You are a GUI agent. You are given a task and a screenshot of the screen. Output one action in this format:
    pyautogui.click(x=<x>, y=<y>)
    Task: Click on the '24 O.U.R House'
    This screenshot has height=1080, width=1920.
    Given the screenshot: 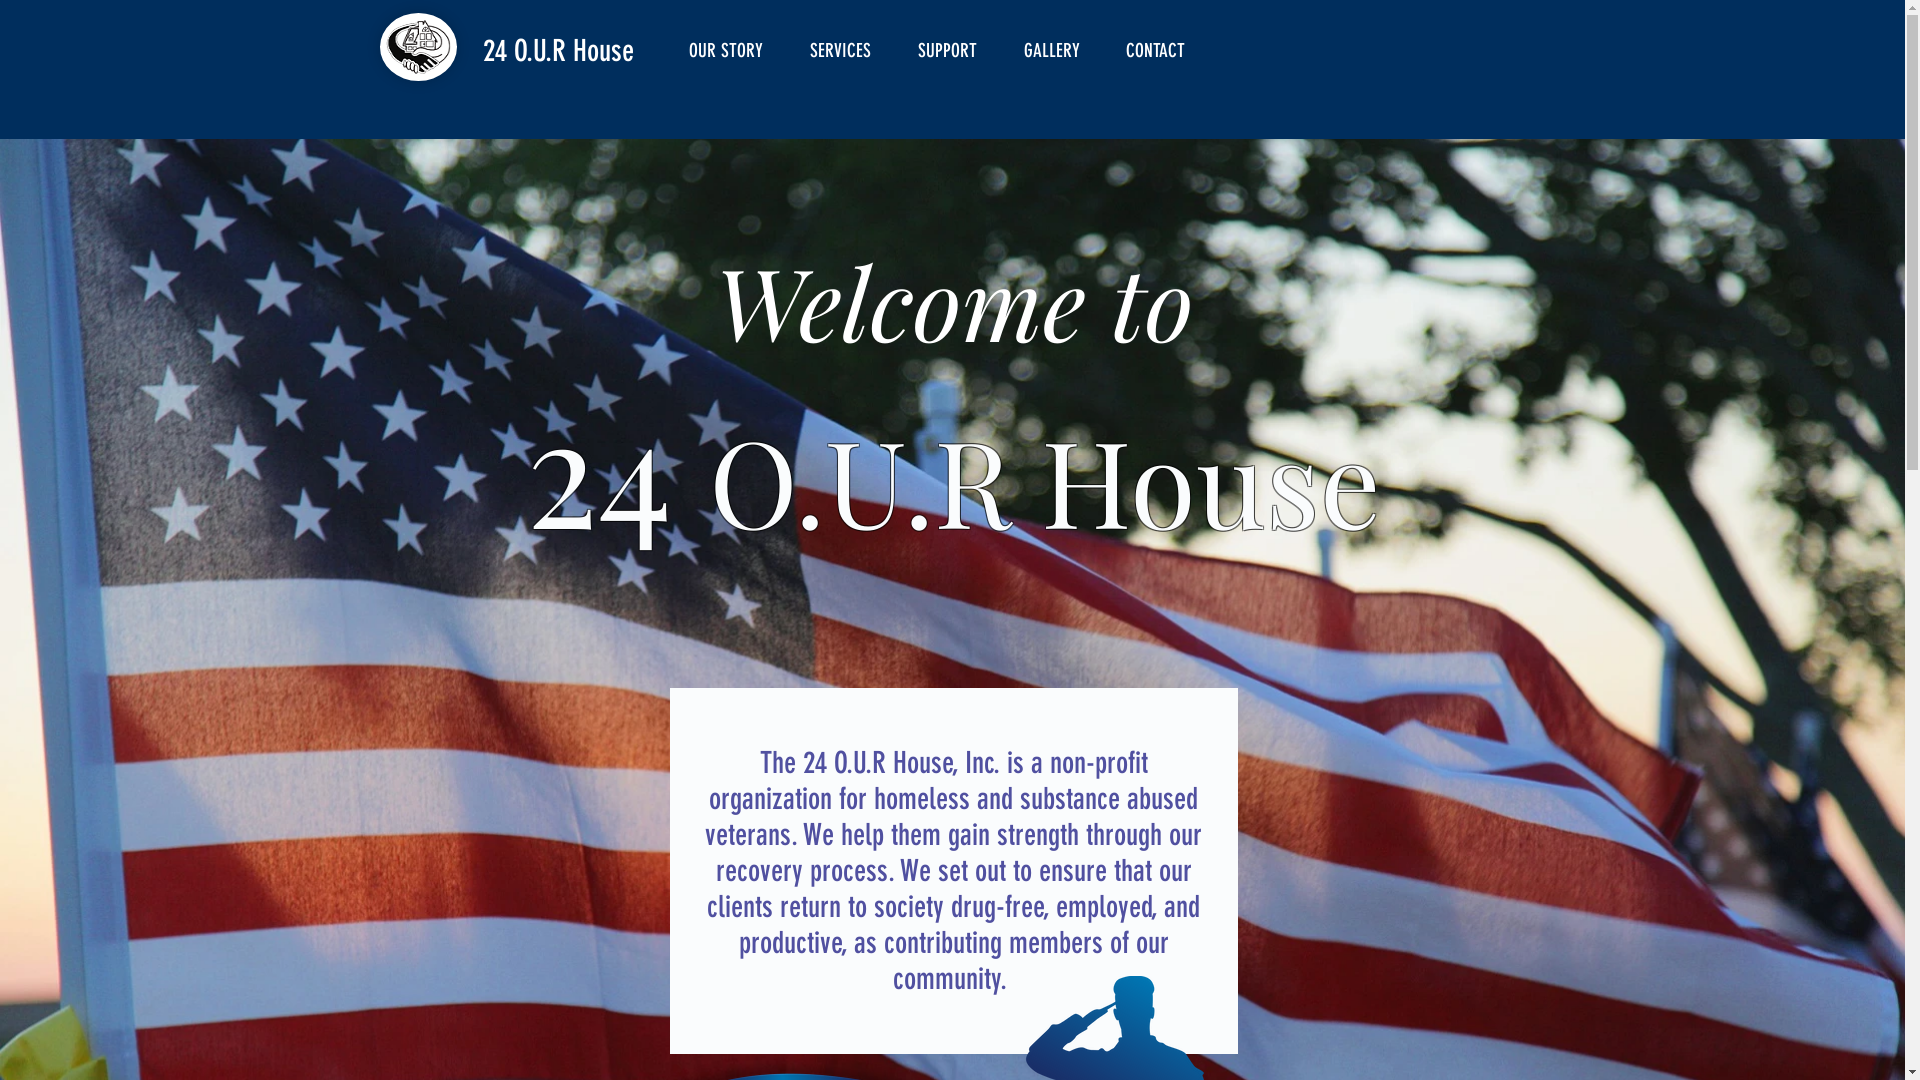 What is the action you would take?
    pyautogui.click(x=557, y=49)
    